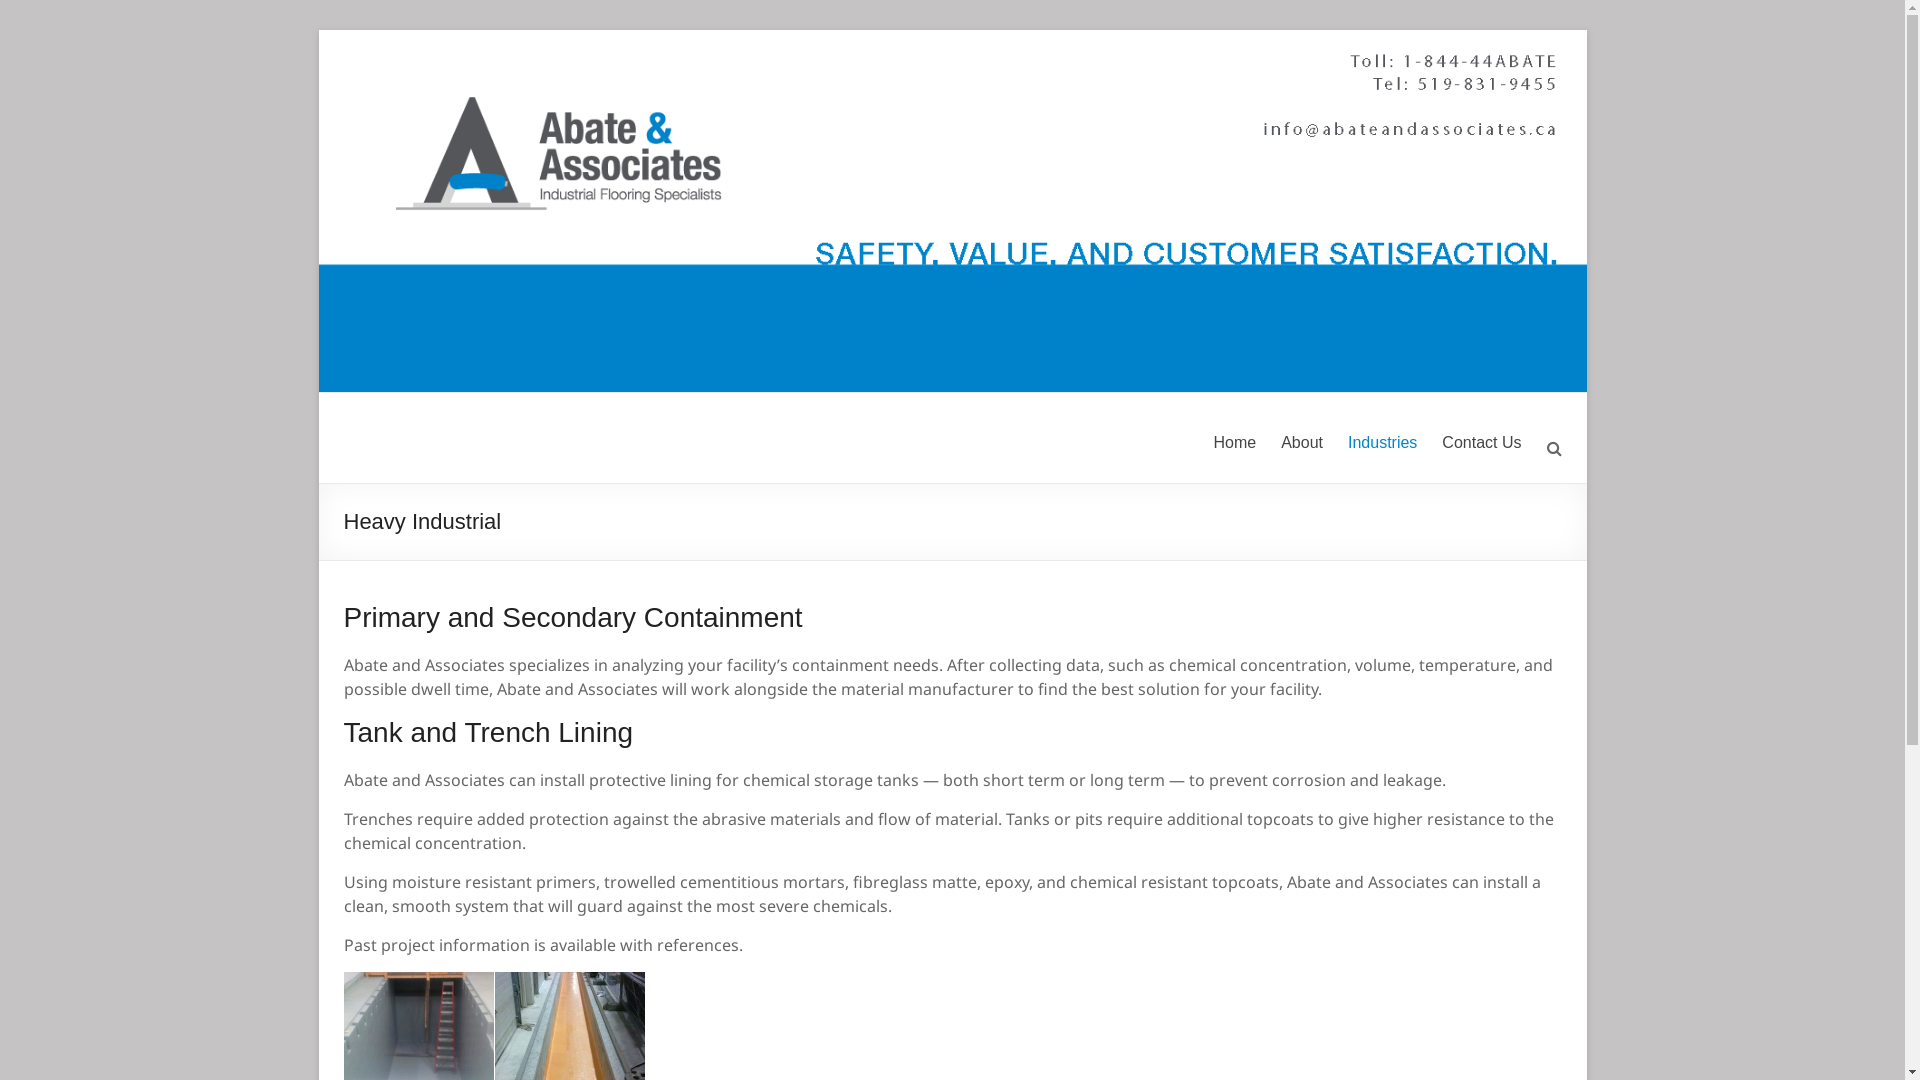 The height and width of the screenshot is (1080, 1920). Describe the element at coordinates (1481, 442) in the screenshot. I see `'Contact Us'` at that location.